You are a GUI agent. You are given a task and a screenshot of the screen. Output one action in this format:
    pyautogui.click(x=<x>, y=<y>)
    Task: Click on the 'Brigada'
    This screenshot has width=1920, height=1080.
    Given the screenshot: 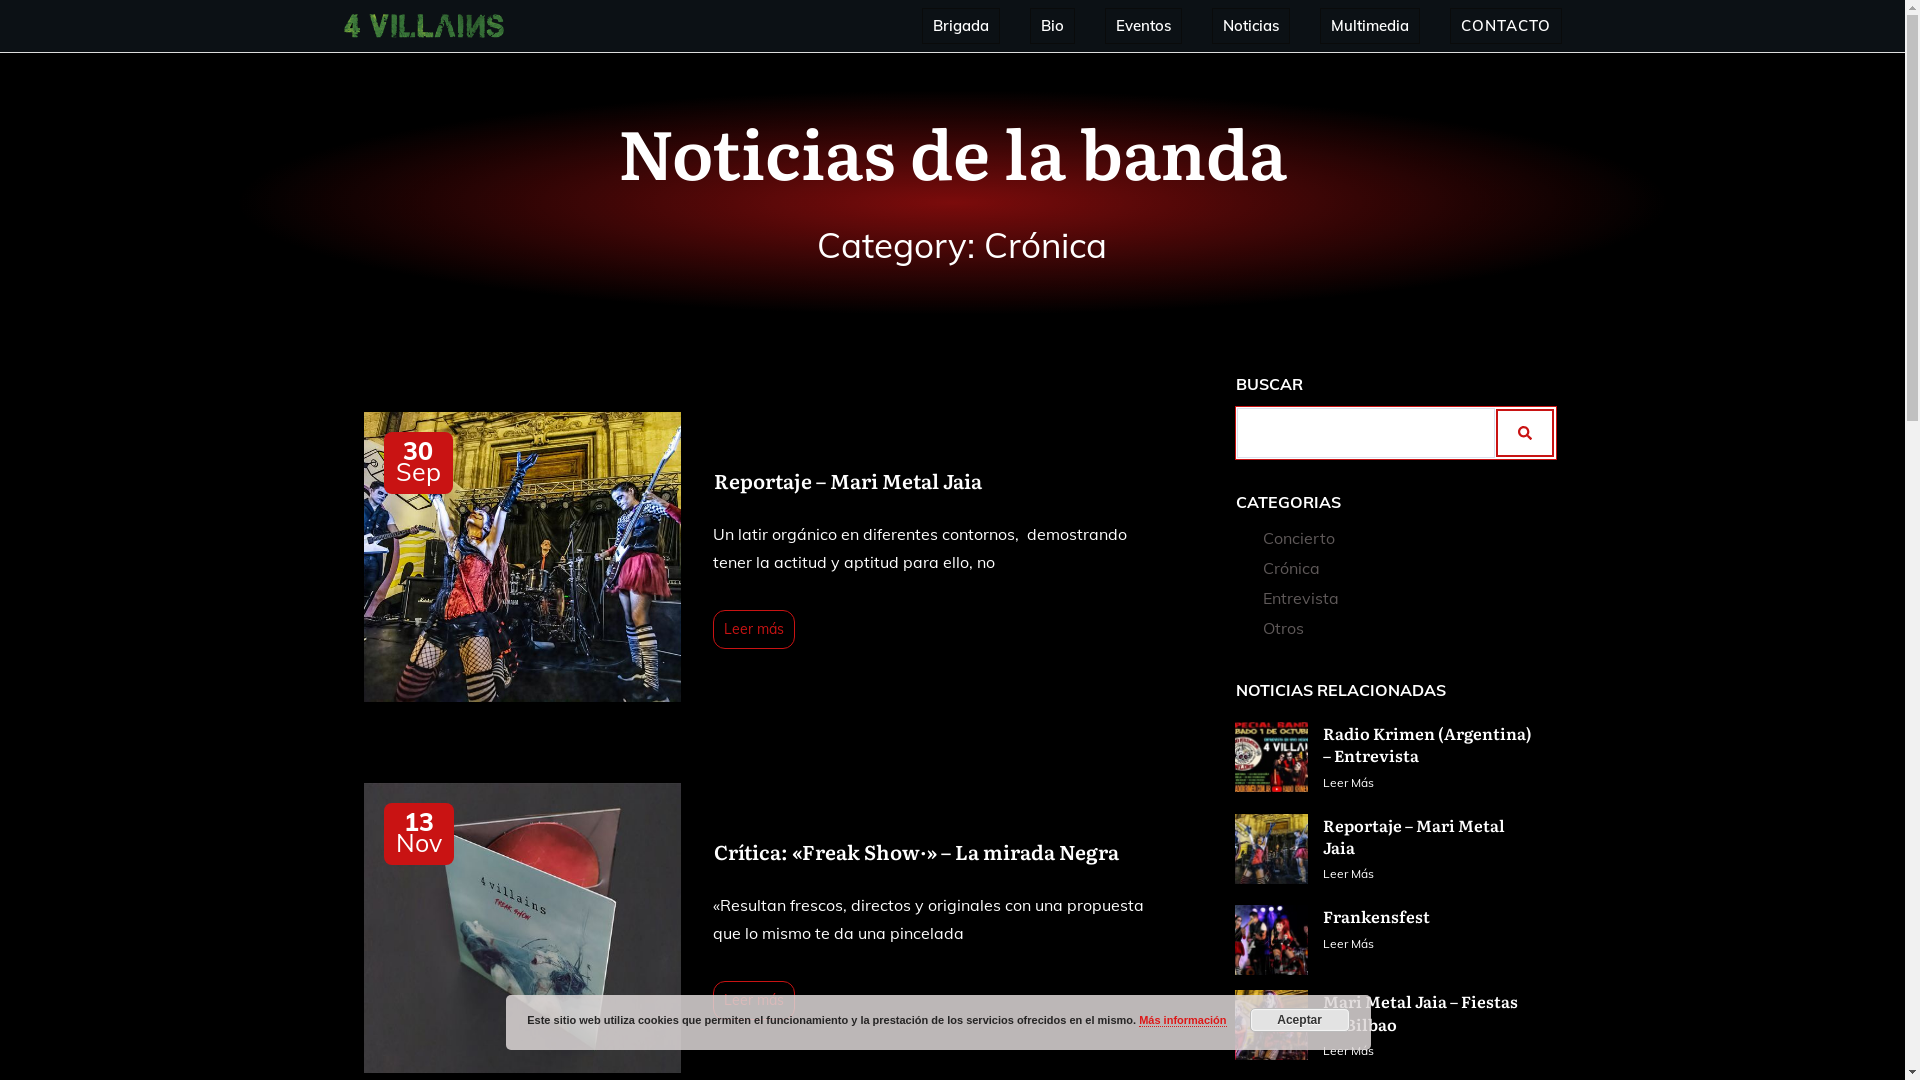 What is the action you would take?
    pyautogui.click(x=960, y=26)
    